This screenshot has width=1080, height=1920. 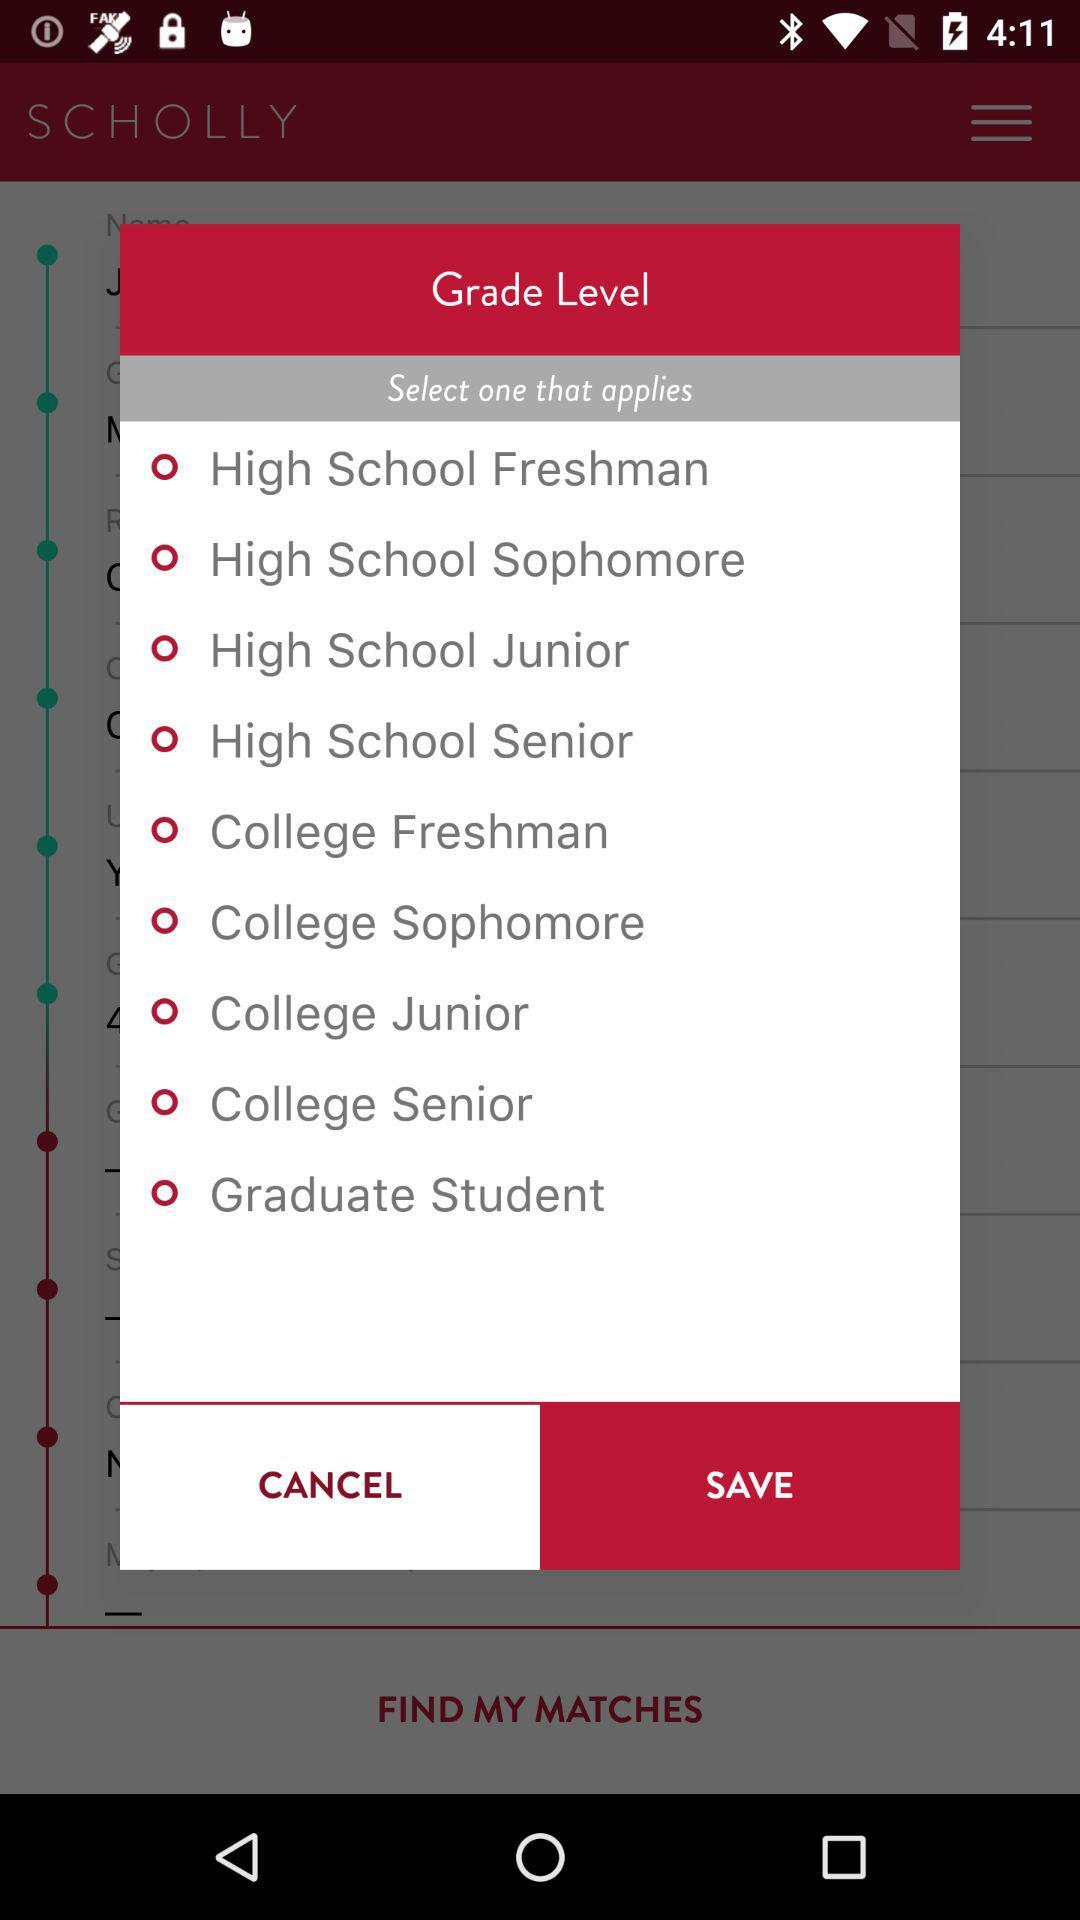 I want to click on the cancel icon, so click(x=329, y=1485).